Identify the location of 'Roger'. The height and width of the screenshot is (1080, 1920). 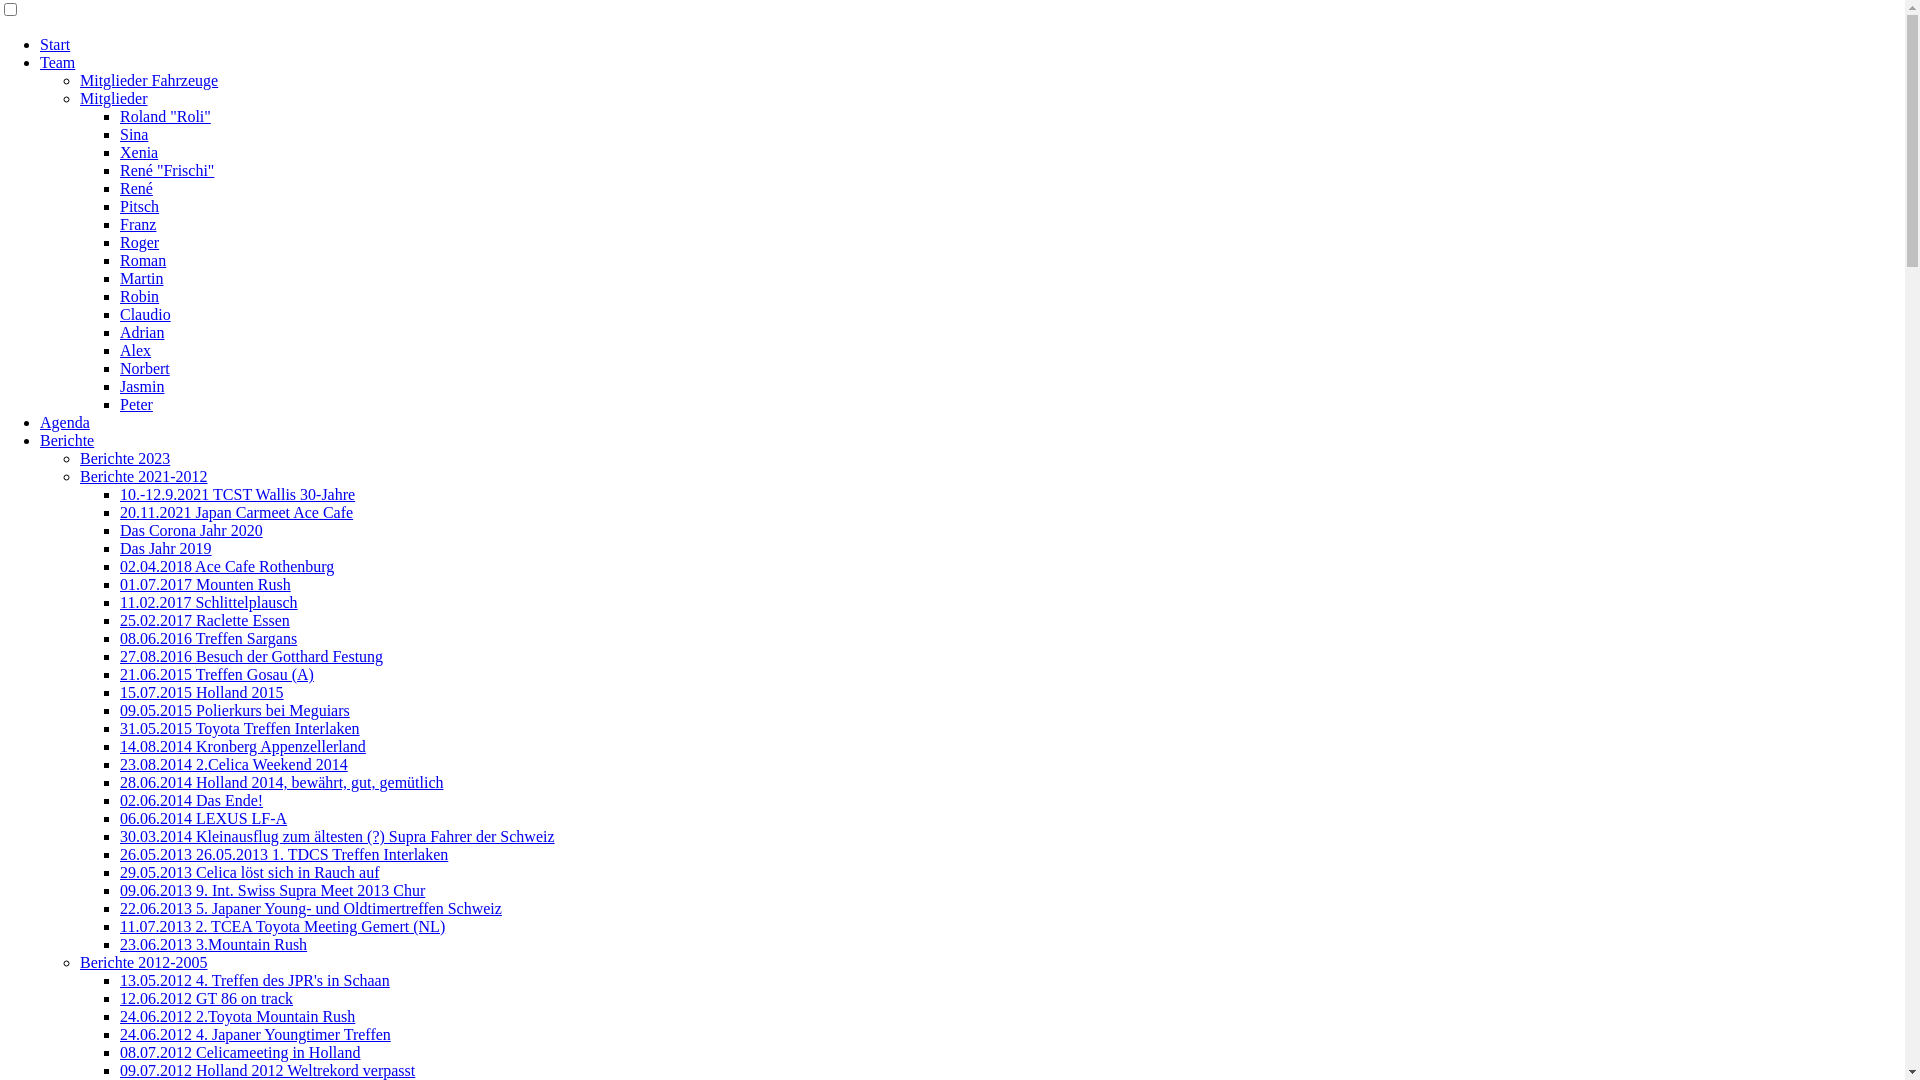
(138, 241).